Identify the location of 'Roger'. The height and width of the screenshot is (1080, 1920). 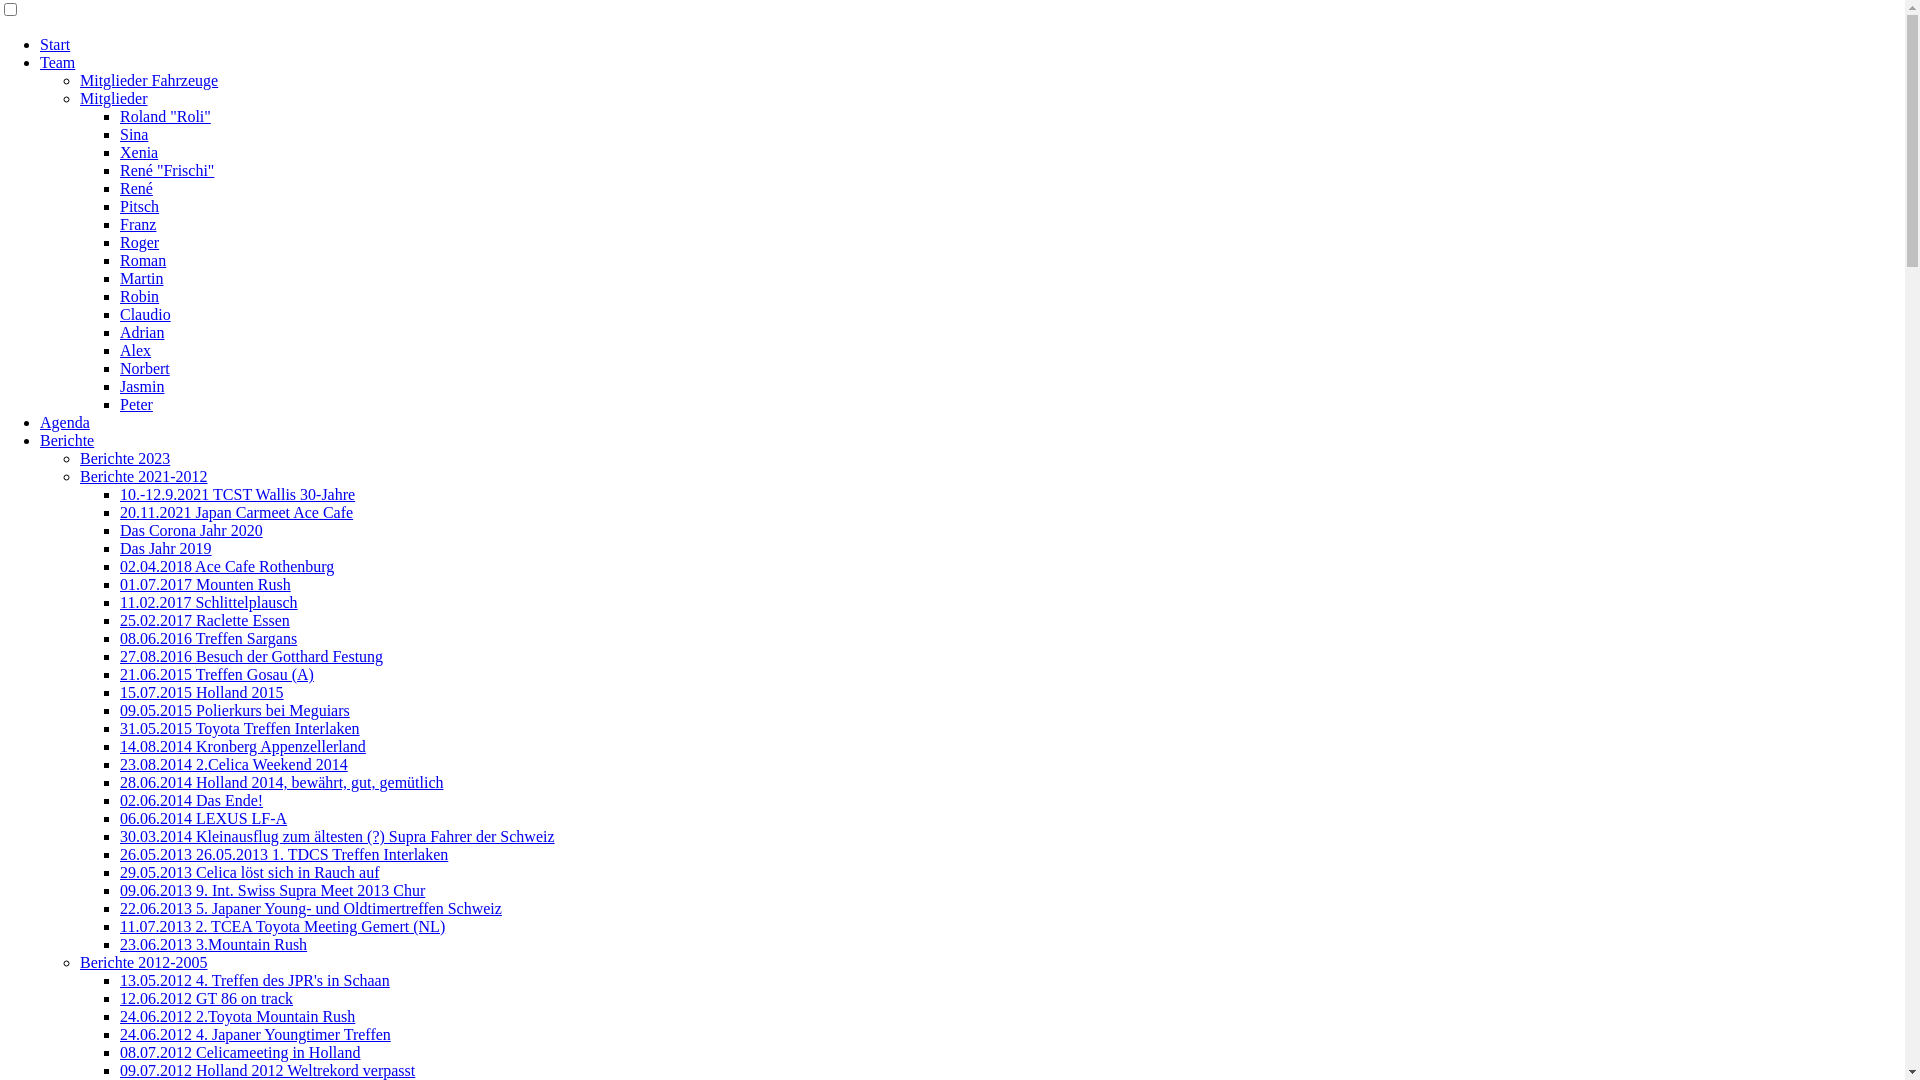
(138, 241).